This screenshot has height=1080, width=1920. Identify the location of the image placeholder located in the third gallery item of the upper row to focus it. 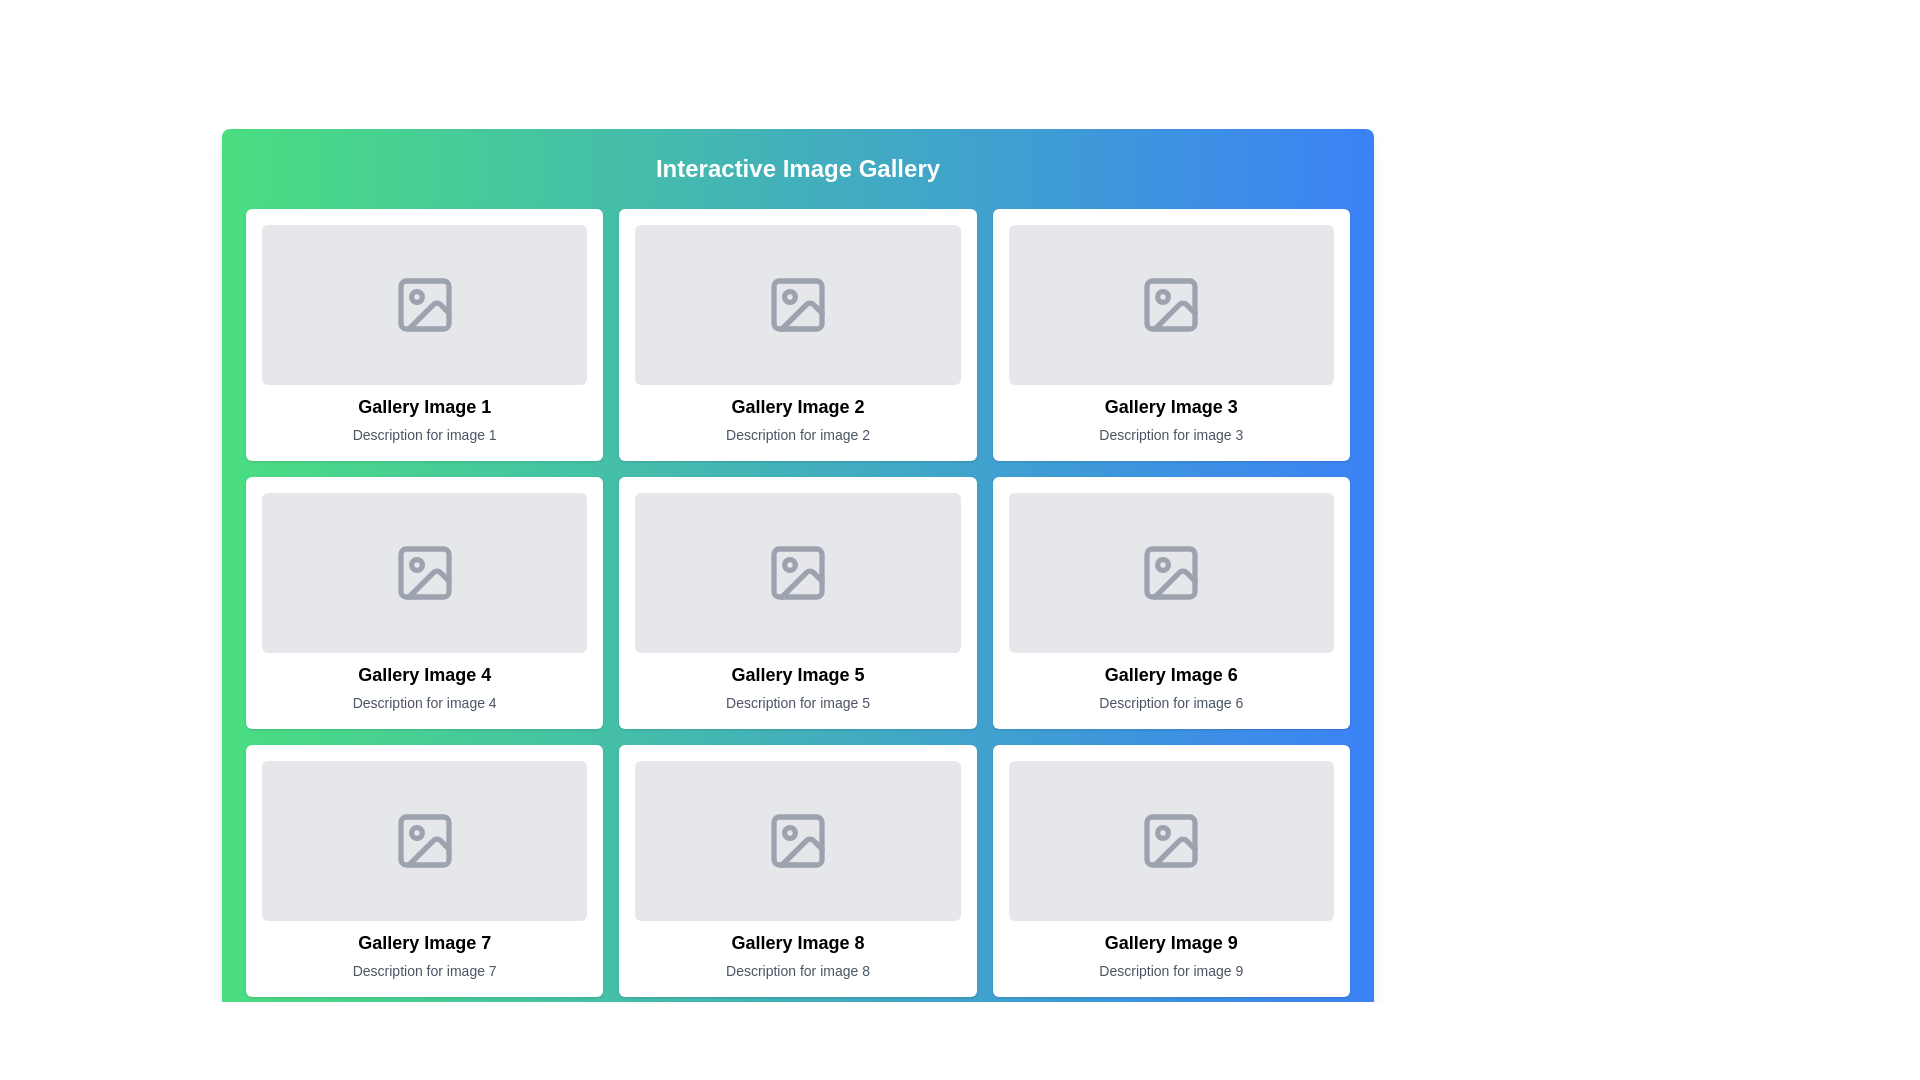
(1171, 304).